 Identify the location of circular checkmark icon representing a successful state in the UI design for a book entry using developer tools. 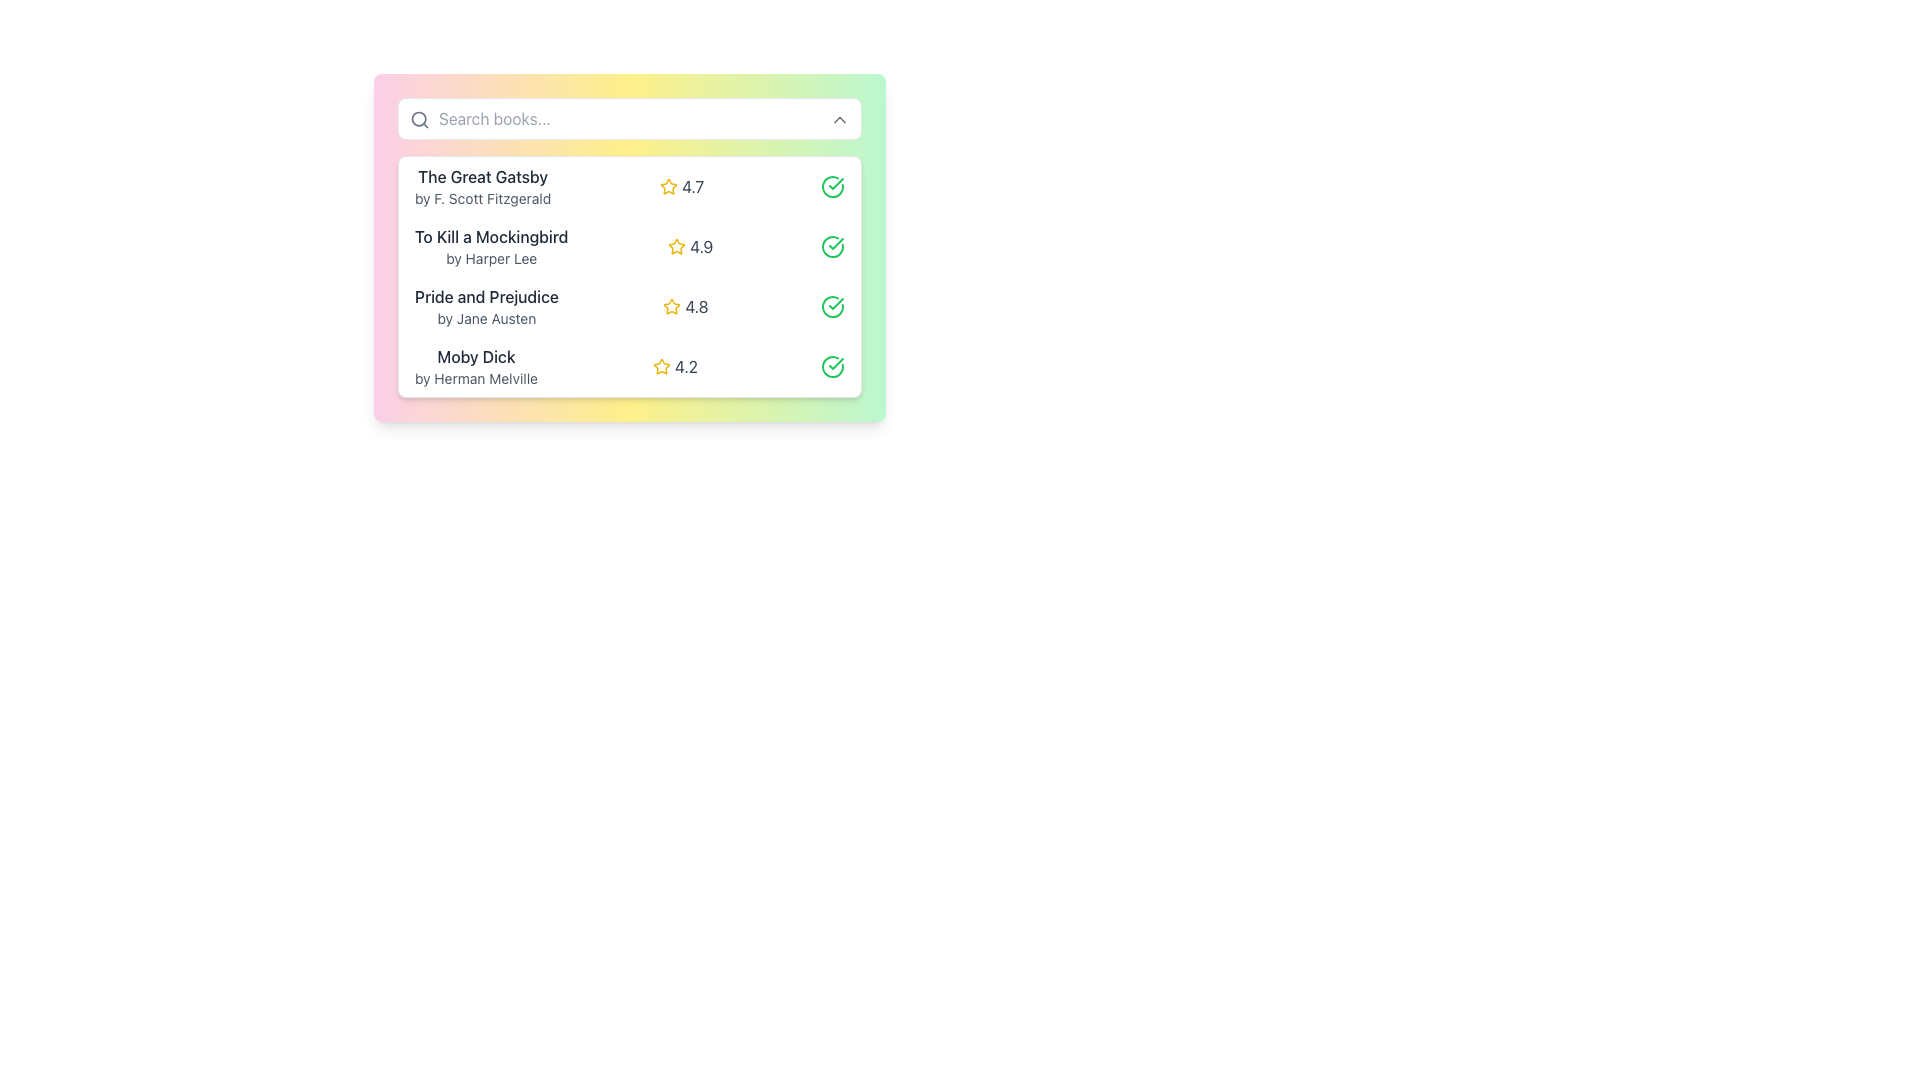
(832, 366).